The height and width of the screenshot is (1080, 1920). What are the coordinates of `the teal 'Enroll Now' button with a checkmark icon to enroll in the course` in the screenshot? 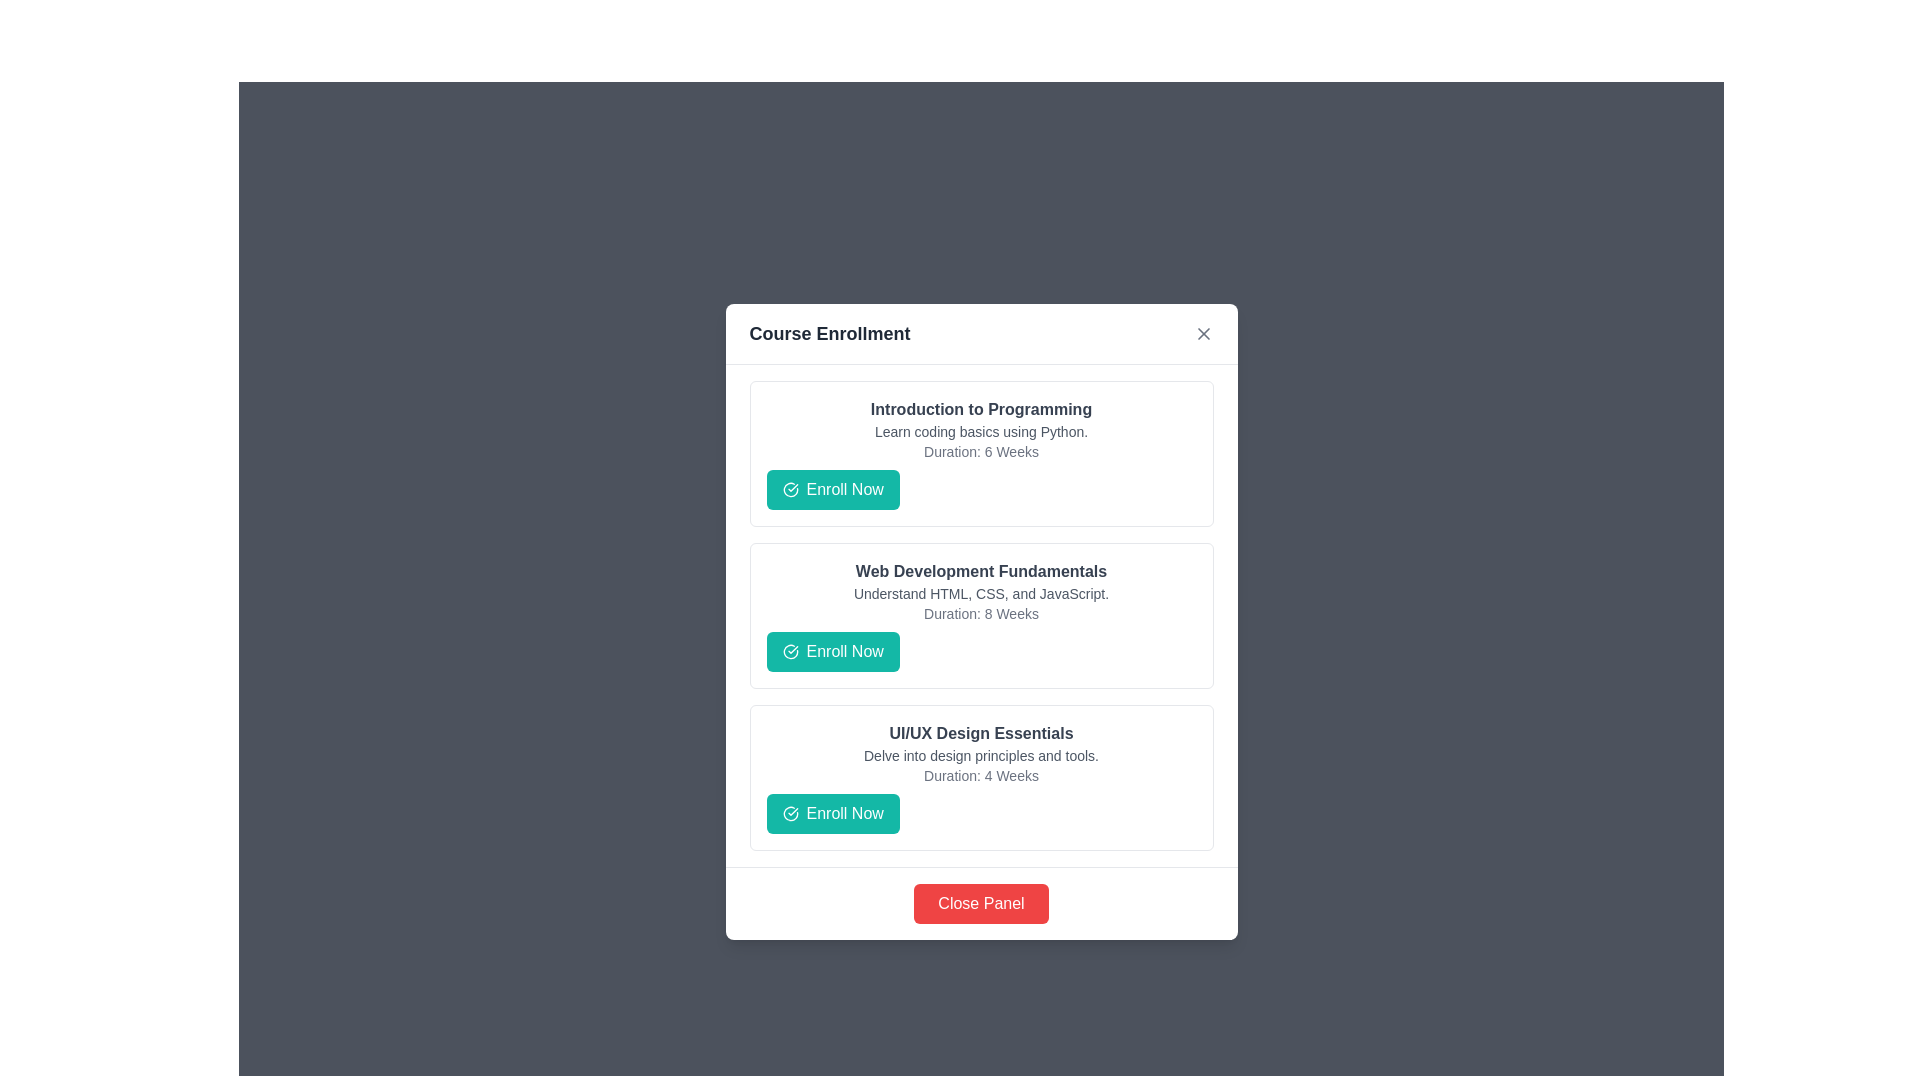 It's located at (833, 813).